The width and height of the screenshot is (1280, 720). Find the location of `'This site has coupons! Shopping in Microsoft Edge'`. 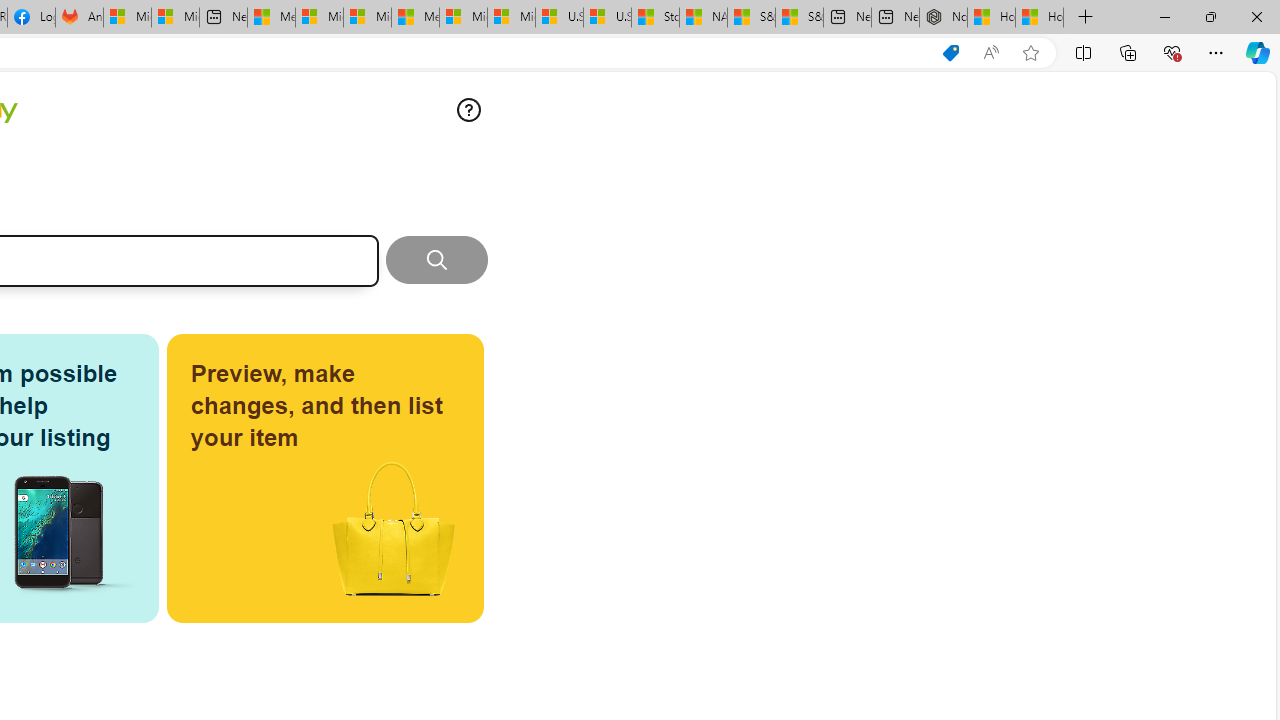

'This site has coupons! Shopping in Microsoft Edge' is located at coordinates (950, 52).